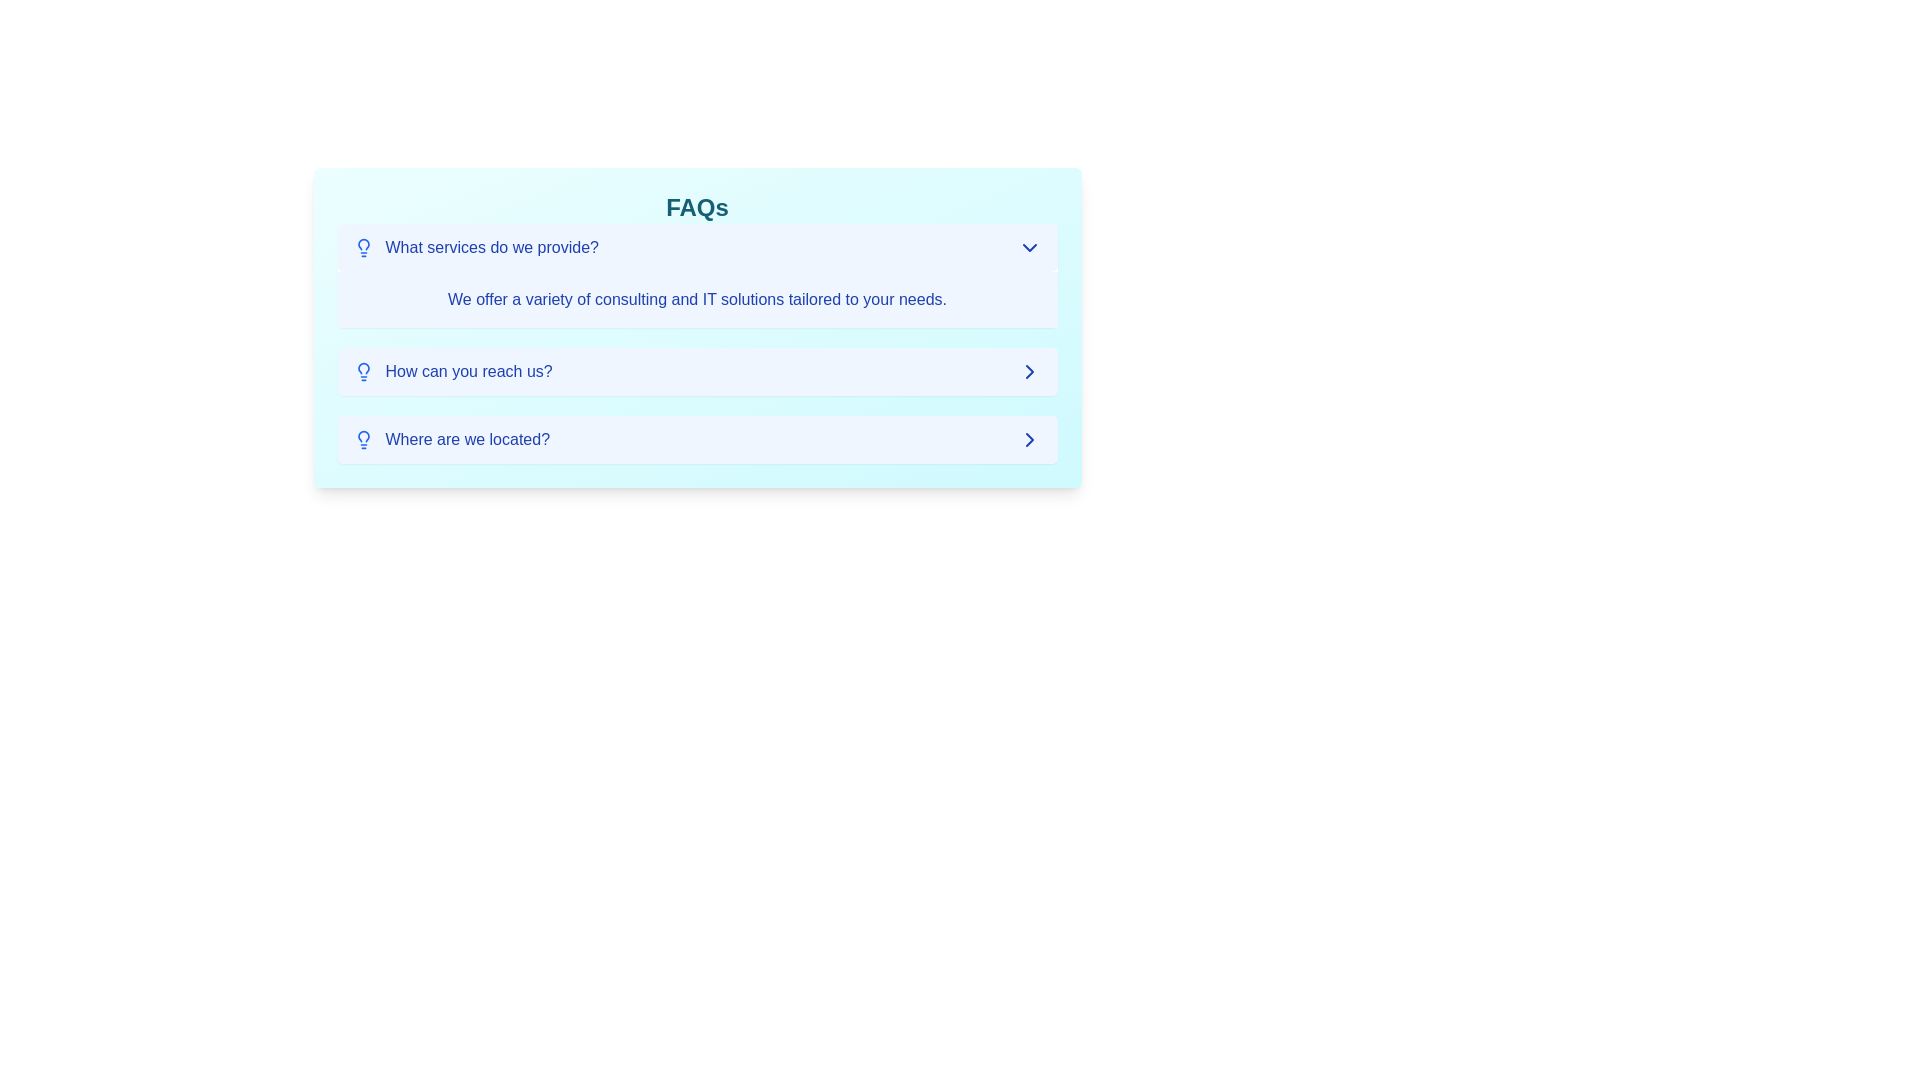 The height and width of the screenshot is (1080, 1920). What do you see at coordinates (363, 246) in the screenshot?
I see `the blue lightbulb icon located in the FAQs section, next to the 'What services do we provide?' text label` at bounding box center [363, 246].